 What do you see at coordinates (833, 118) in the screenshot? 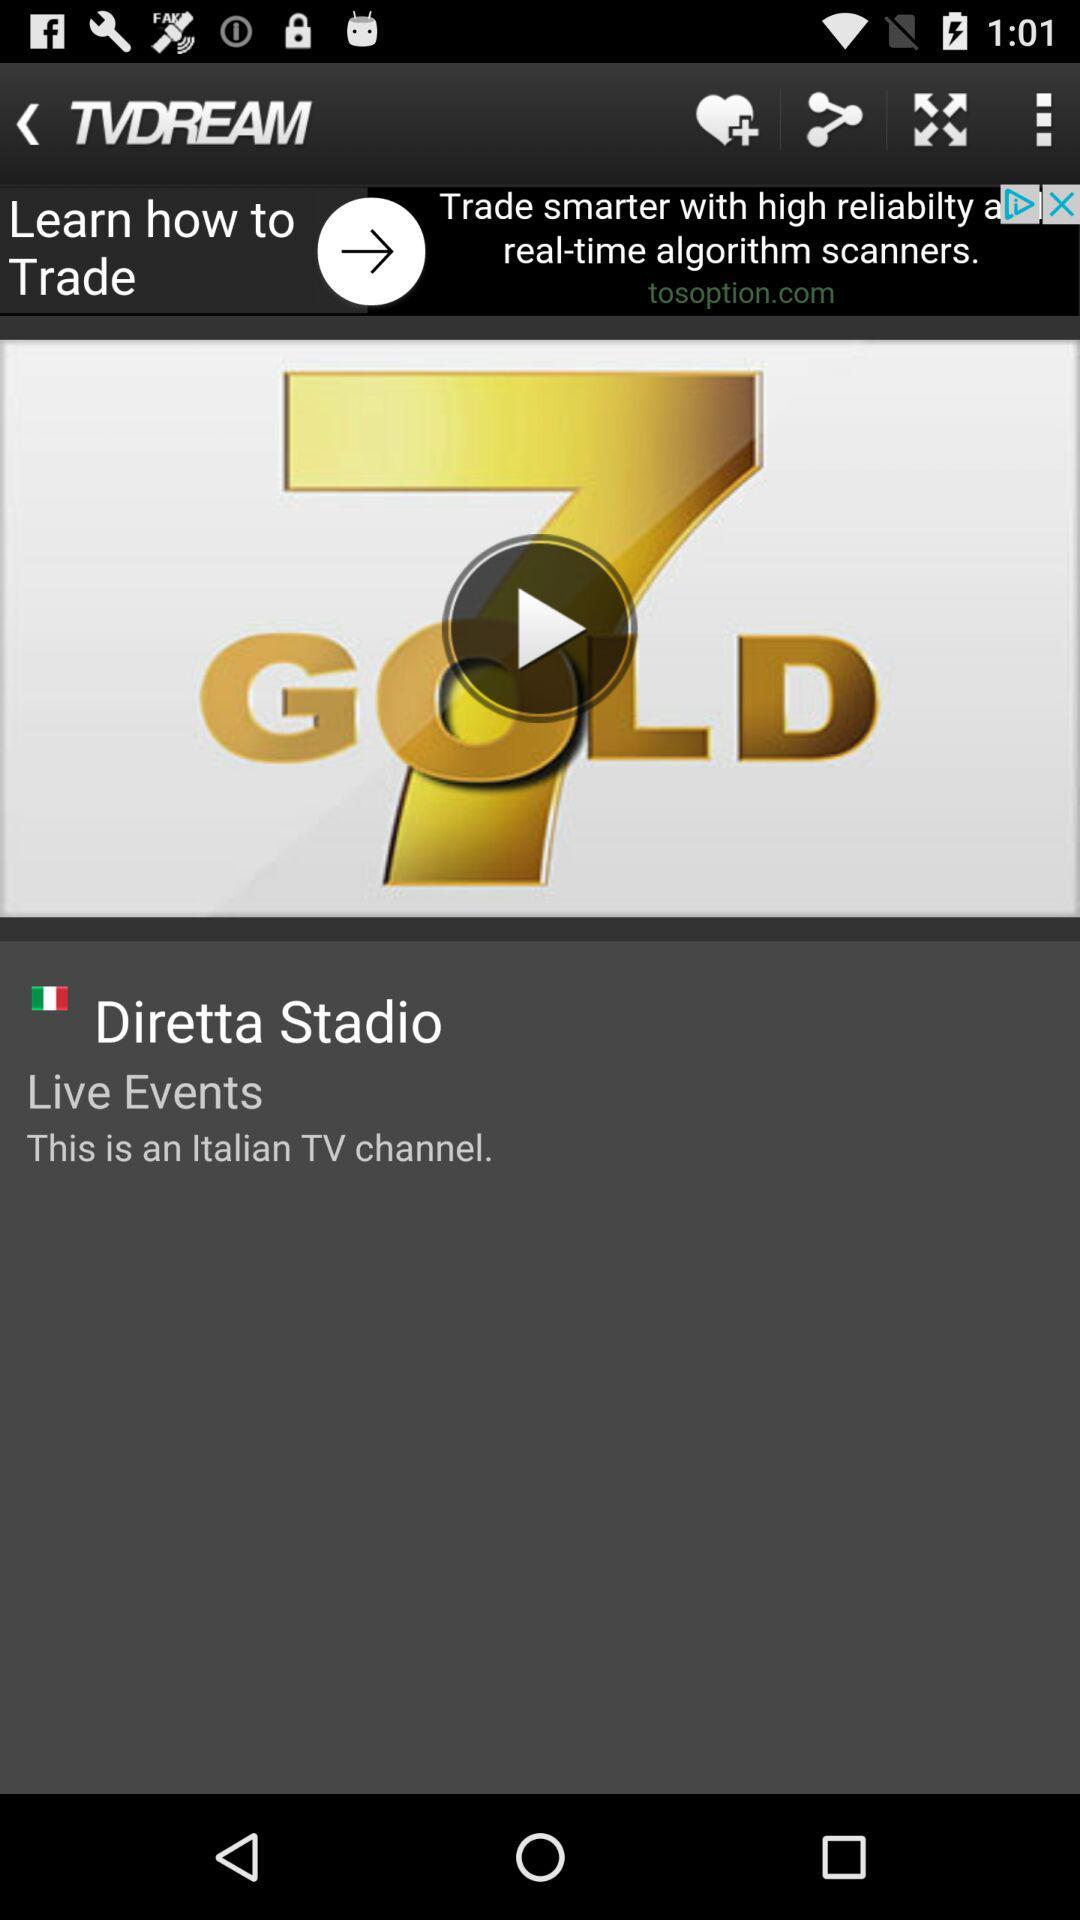
I see `share` at bounding box center [833, 118].